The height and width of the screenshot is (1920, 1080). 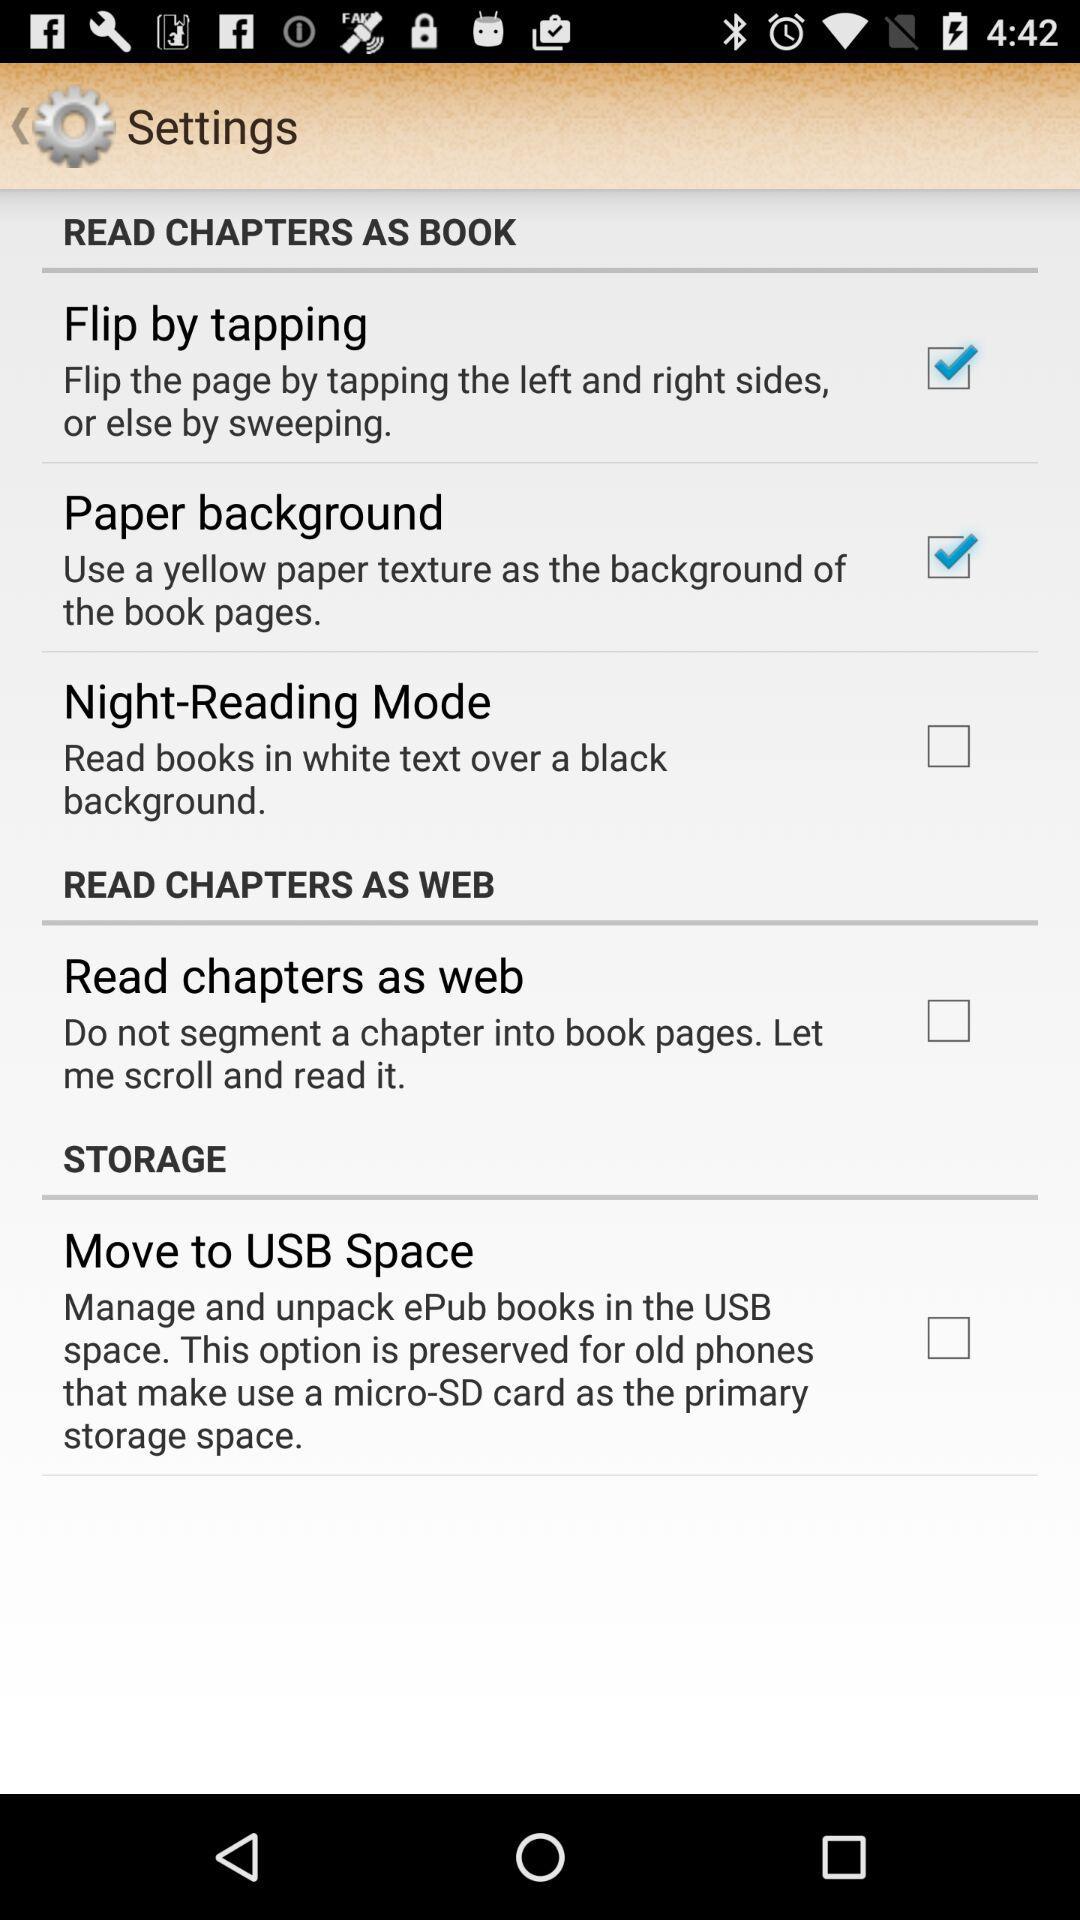 I want to click on move to usb item, so click(x=267, y=1248).